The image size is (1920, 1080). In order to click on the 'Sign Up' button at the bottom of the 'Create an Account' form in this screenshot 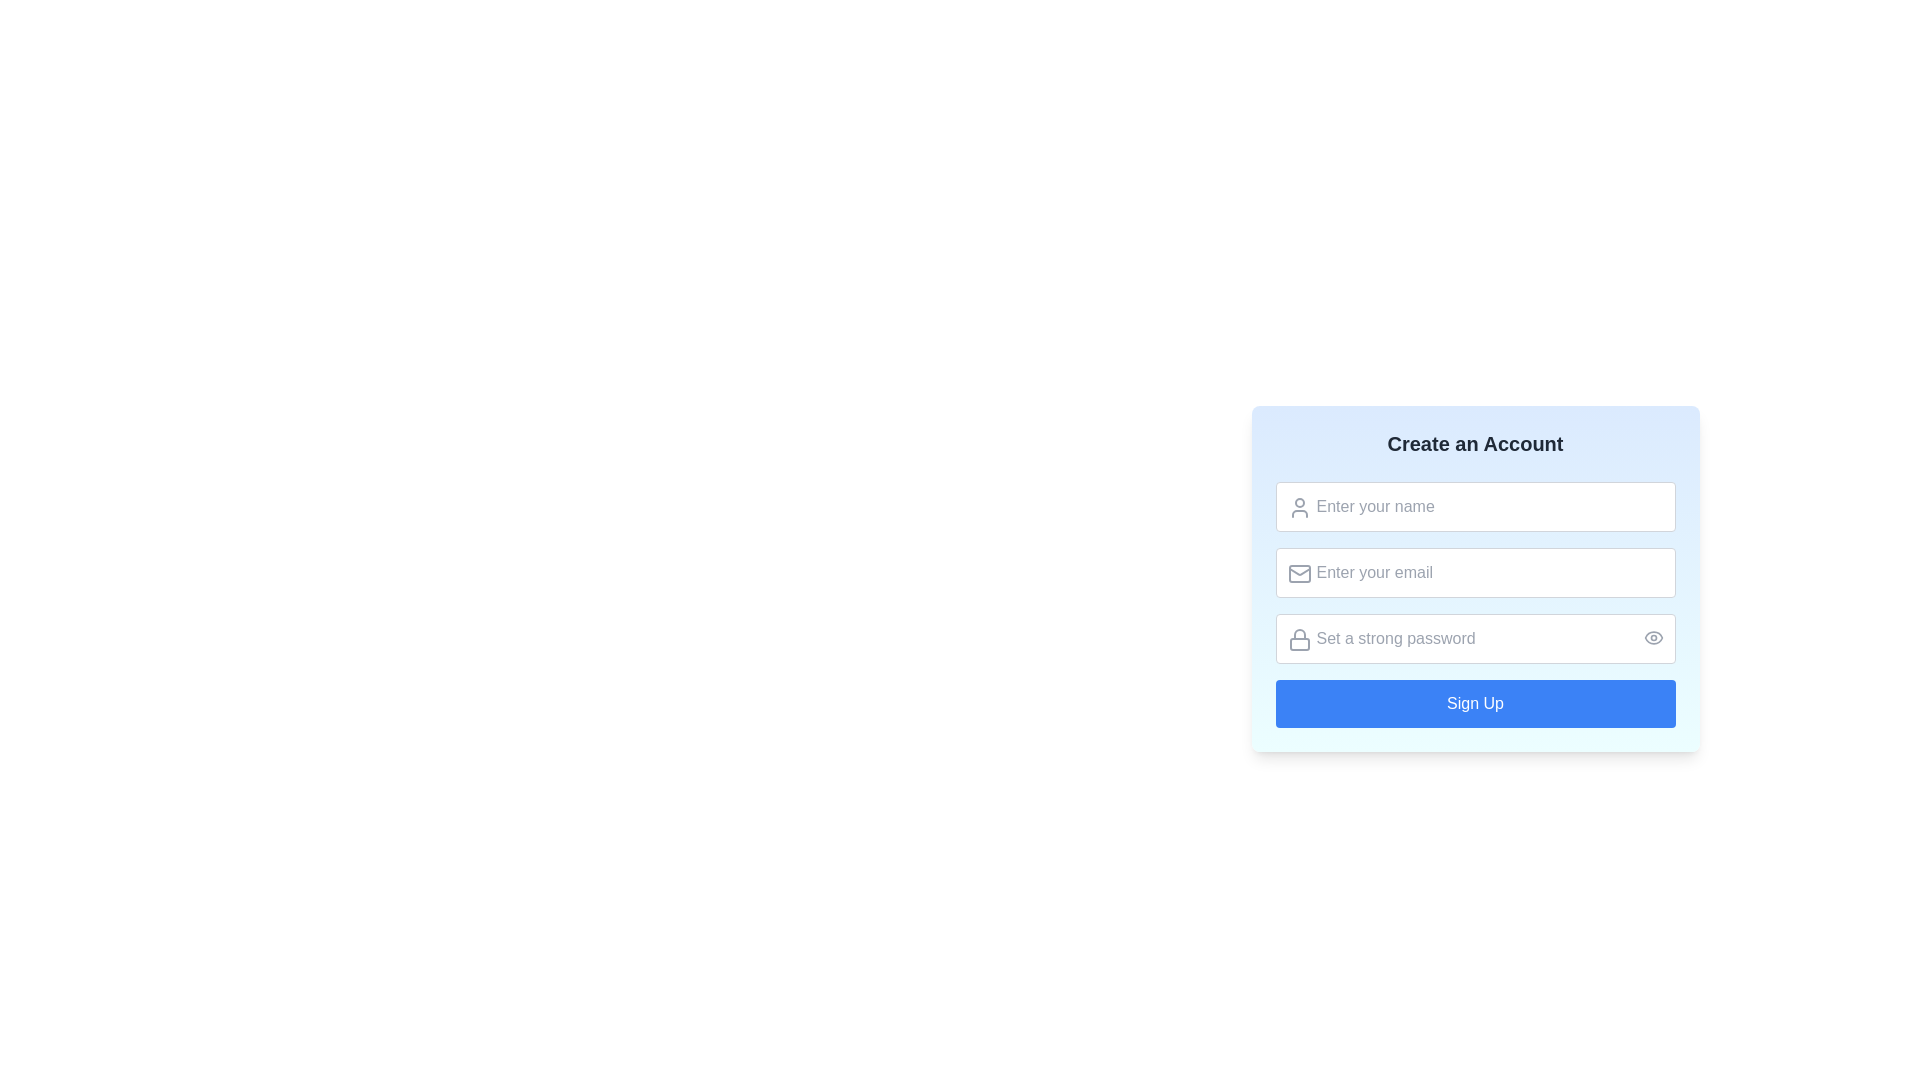, I will do `click(1475, 703)`.